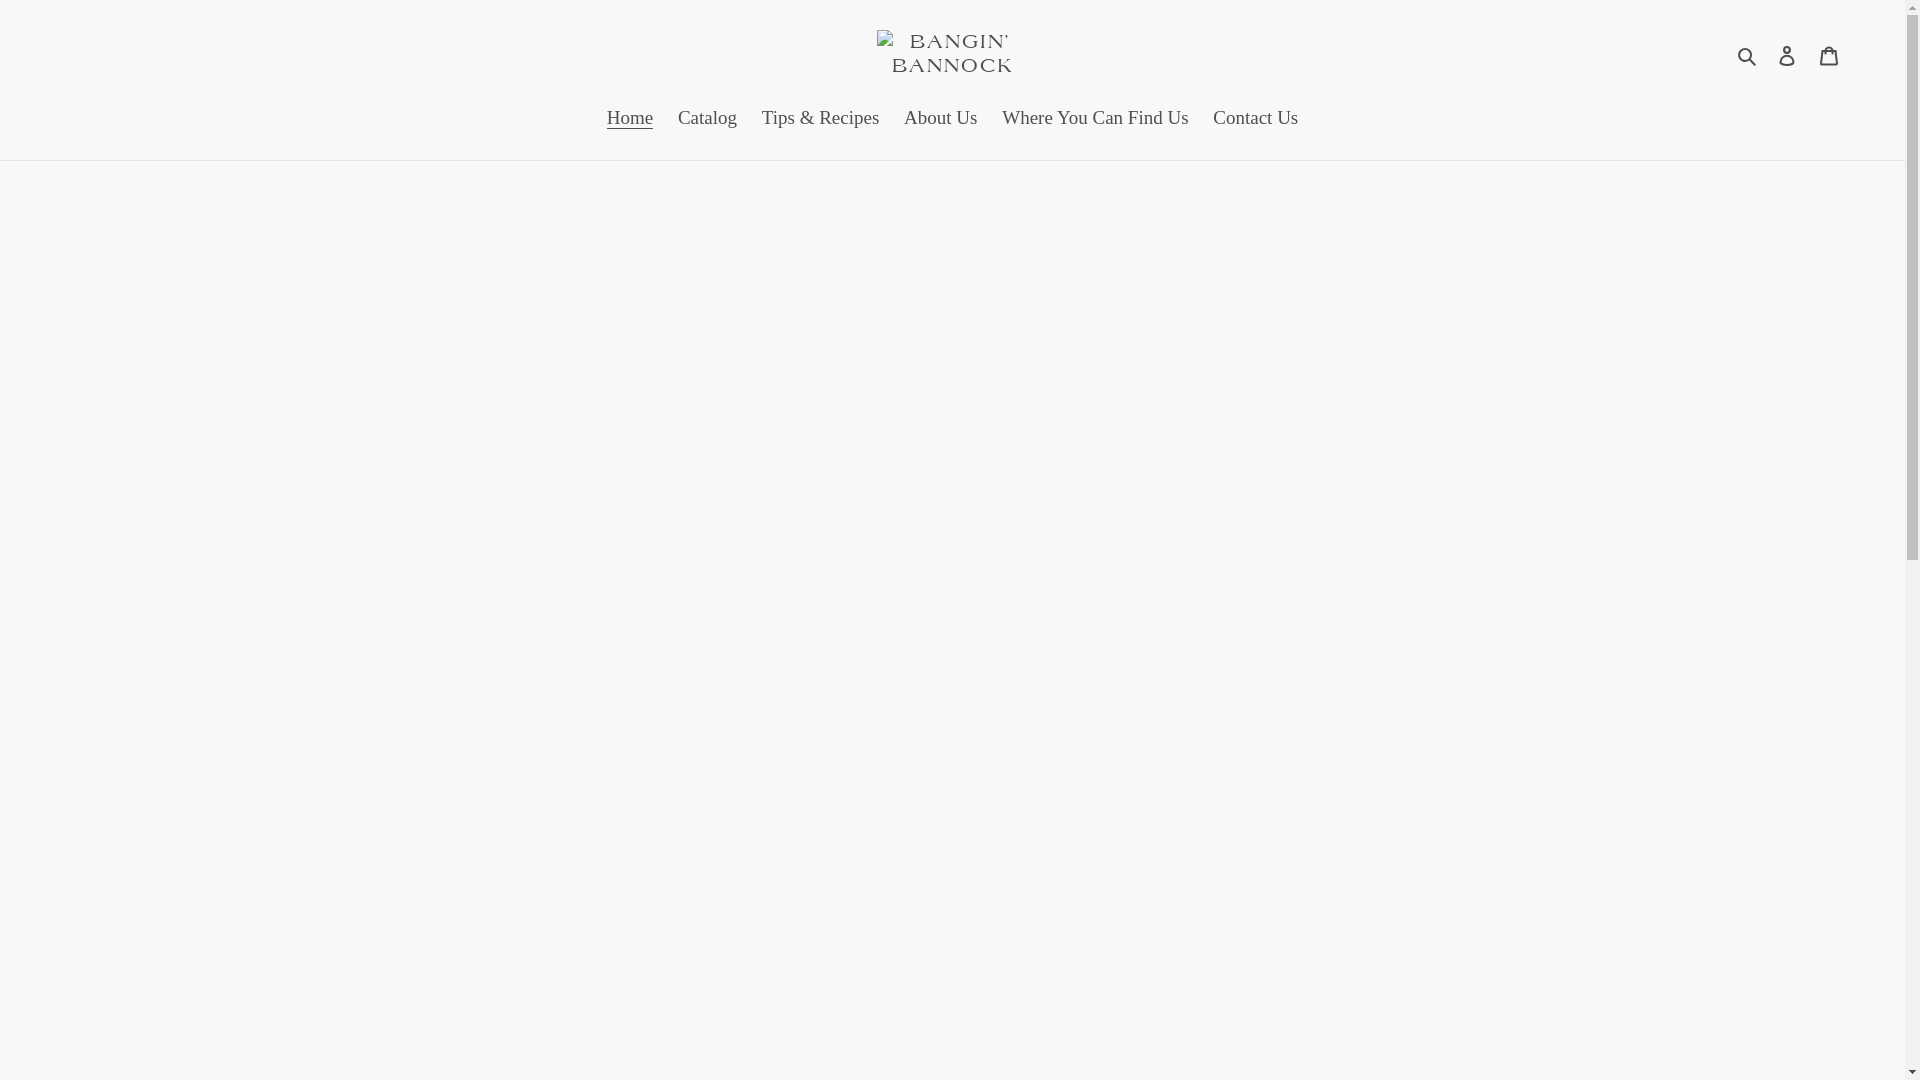 The width and height of the screenshot is (1920, 1080). What do you see at coordinates (1766, 53) in the screenshot?
I see `'Log in'` at bounding box center [1766, 53].